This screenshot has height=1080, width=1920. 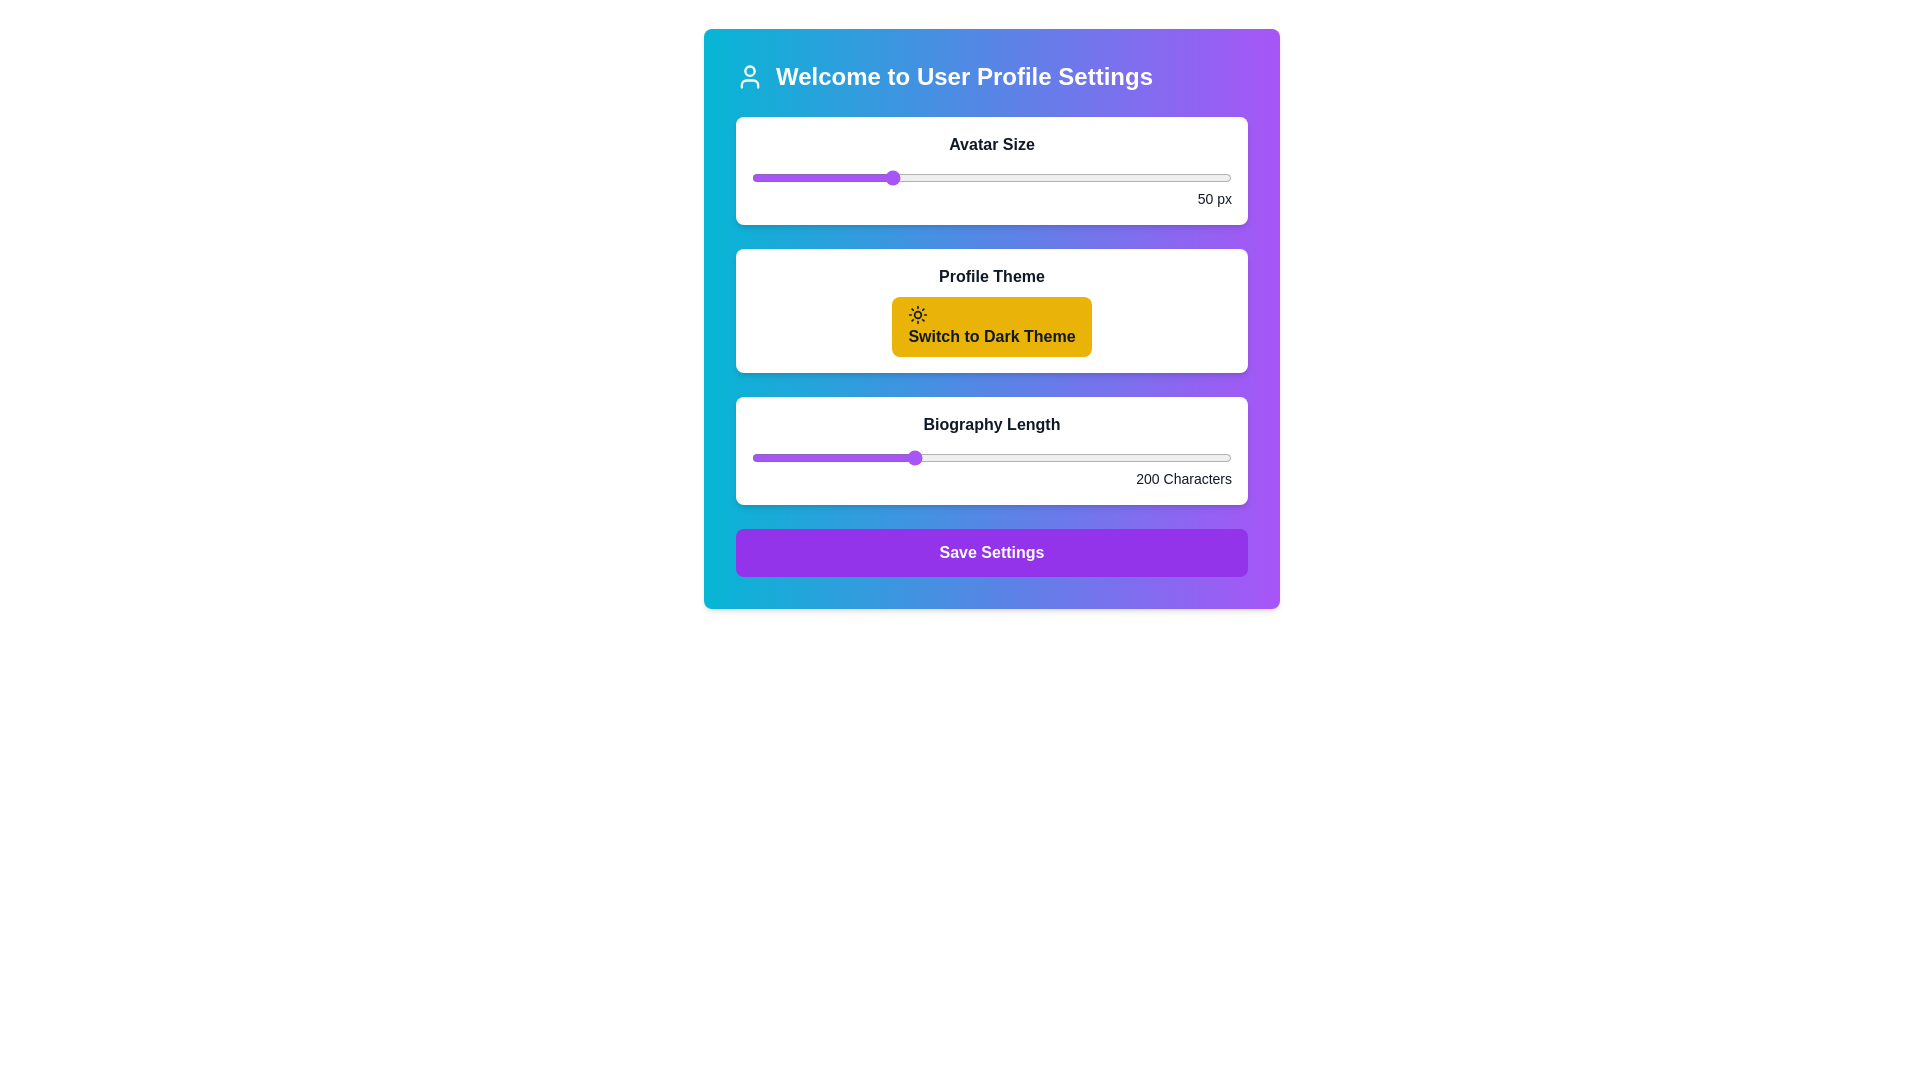 I want to click on avatar size, so click(x=922, y=176).